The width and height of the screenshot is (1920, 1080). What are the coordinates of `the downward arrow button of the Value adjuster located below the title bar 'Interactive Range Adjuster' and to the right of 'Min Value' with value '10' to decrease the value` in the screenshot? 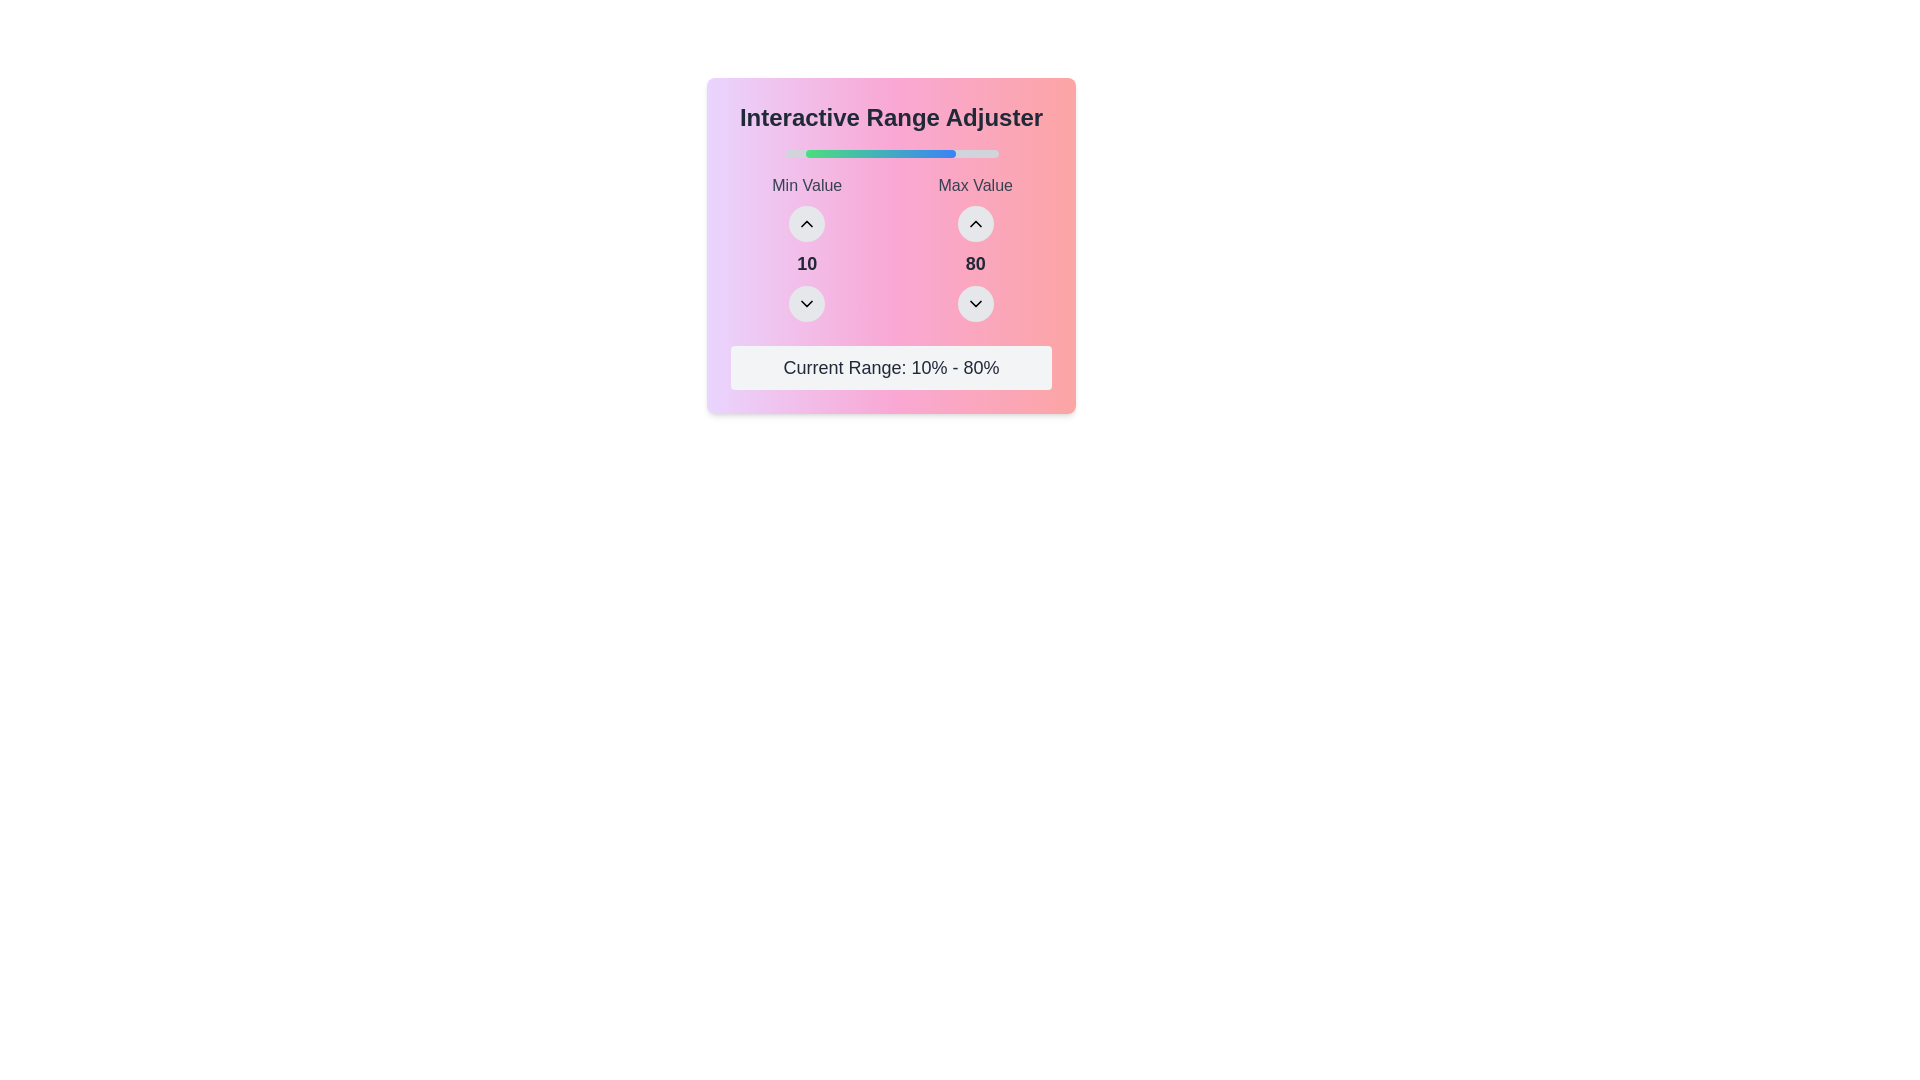 It's located at (975, 246).